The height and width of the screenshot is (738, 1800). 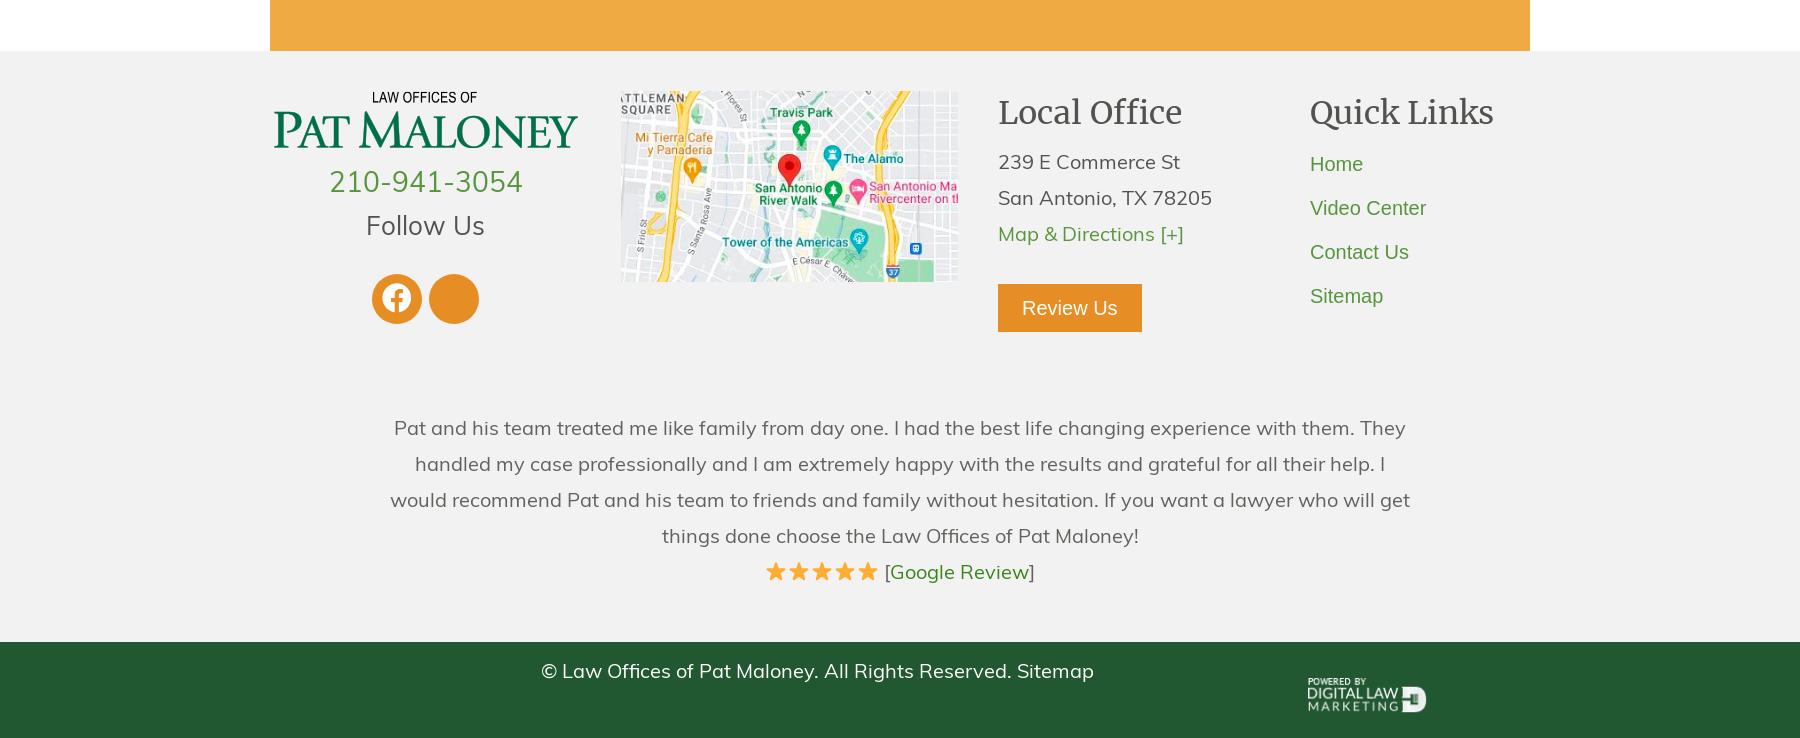 I want to click on '210-941-3054', so click(x=424, y=184).